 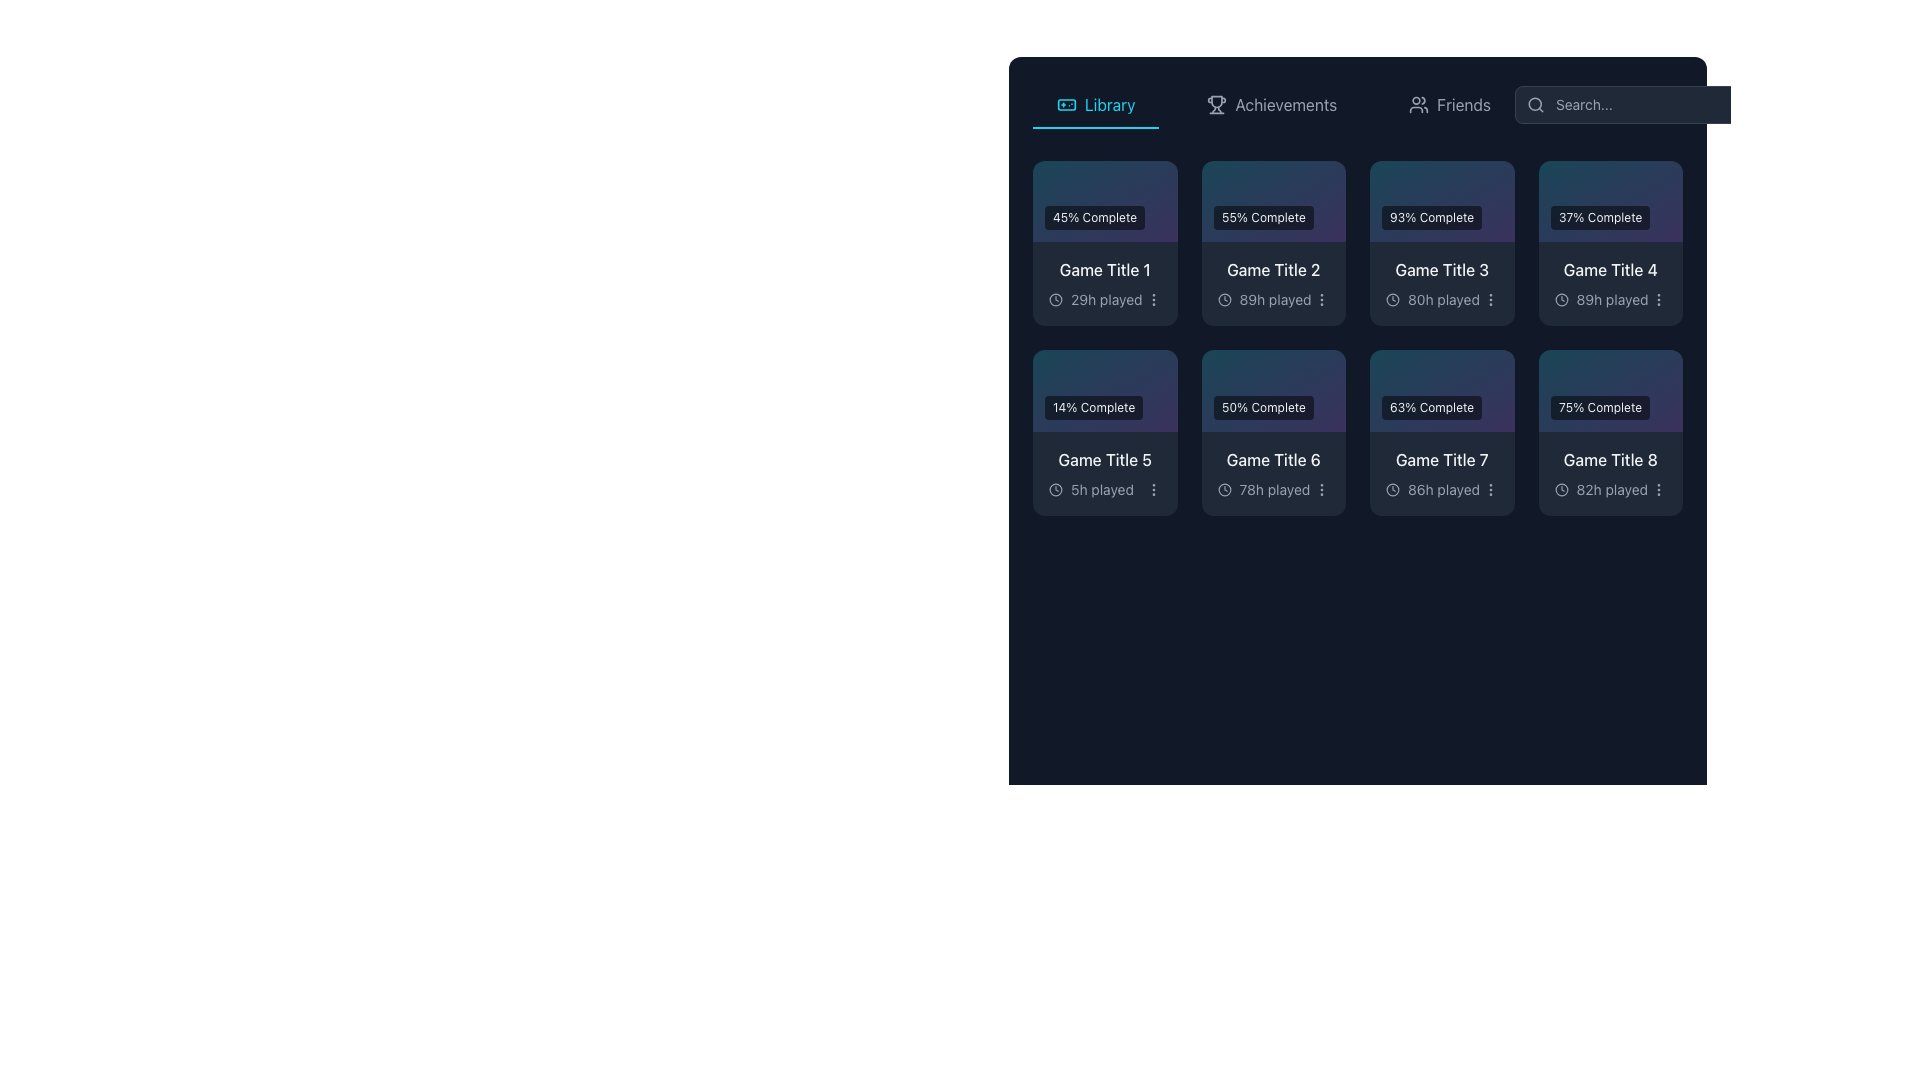 I want to click on the Label/Status Indicator displaying '37% Complete' in white text with a dark background, located in the bottom-left corner of the card for 'Game Title 4', so click(x=1600, y=218).